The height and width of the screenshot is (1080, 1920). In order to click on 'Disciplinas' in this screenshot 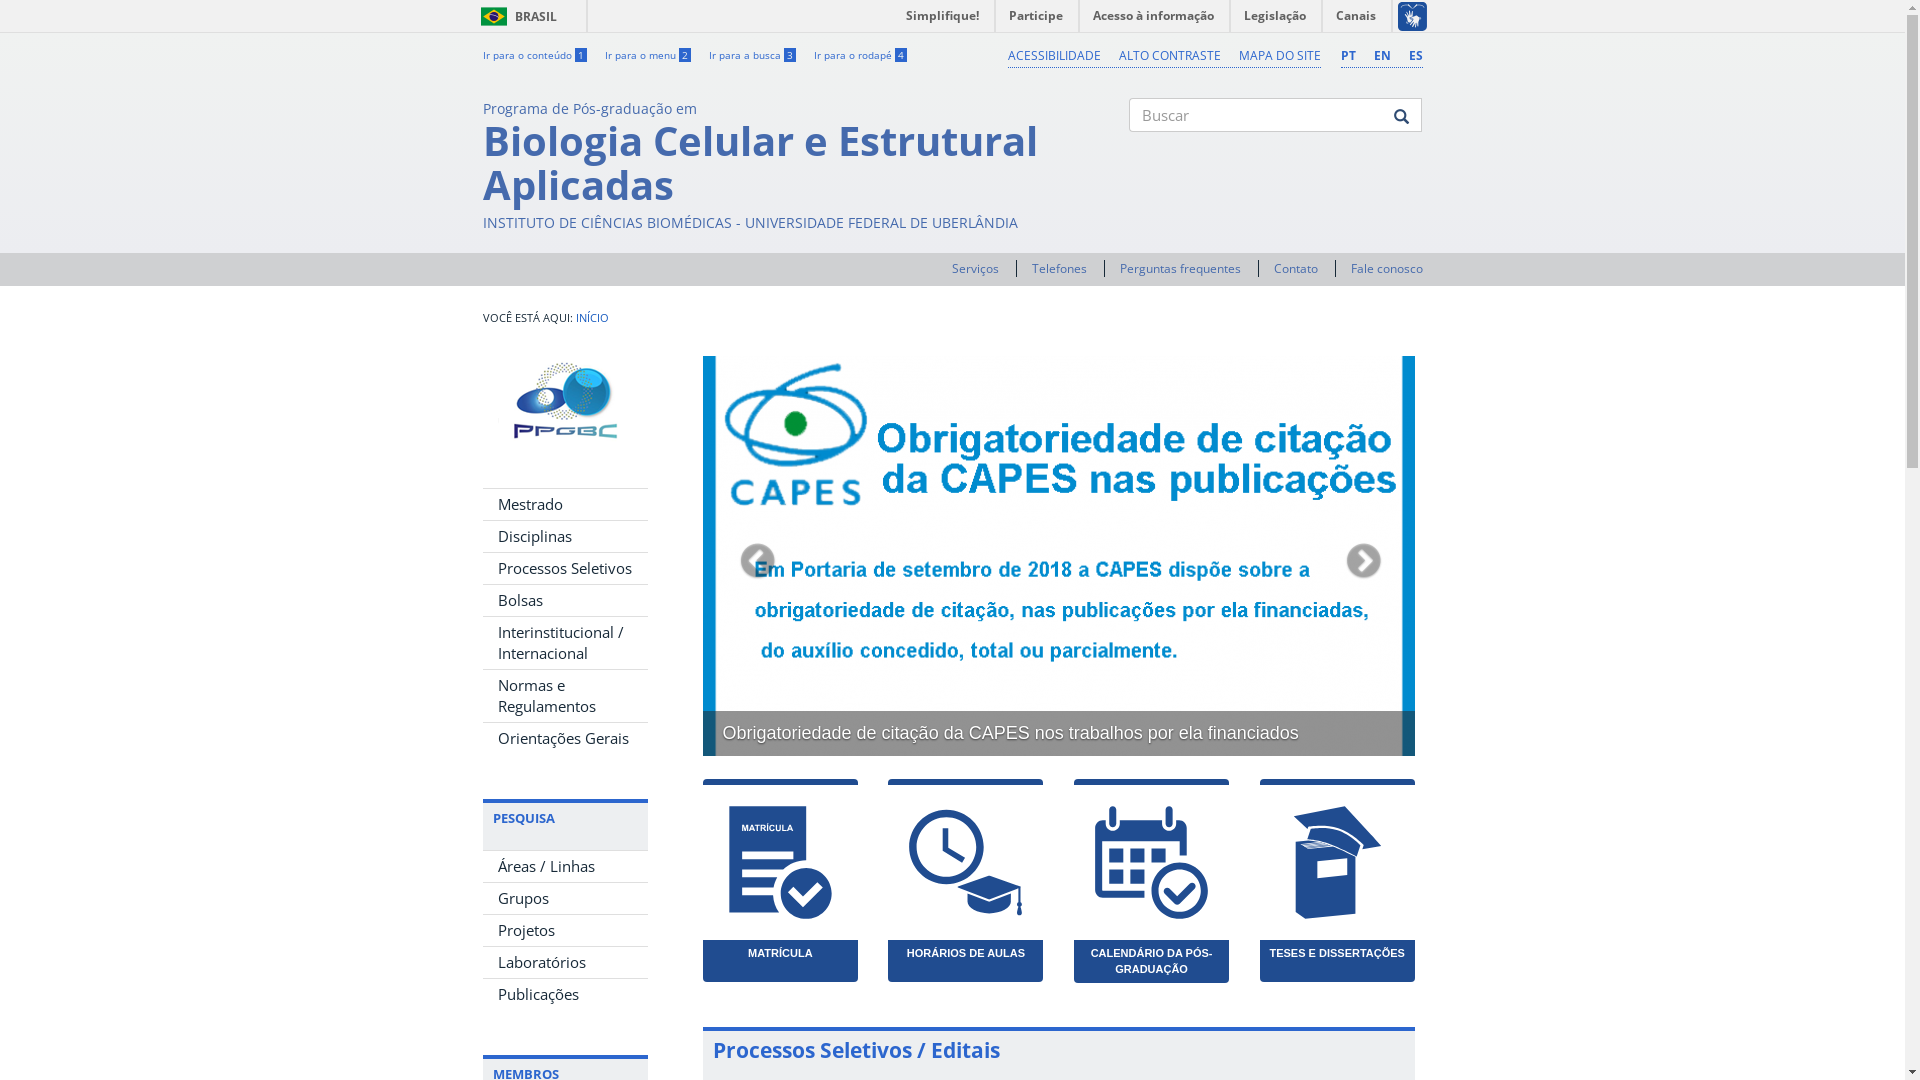, I will do `click(563, 535)`.